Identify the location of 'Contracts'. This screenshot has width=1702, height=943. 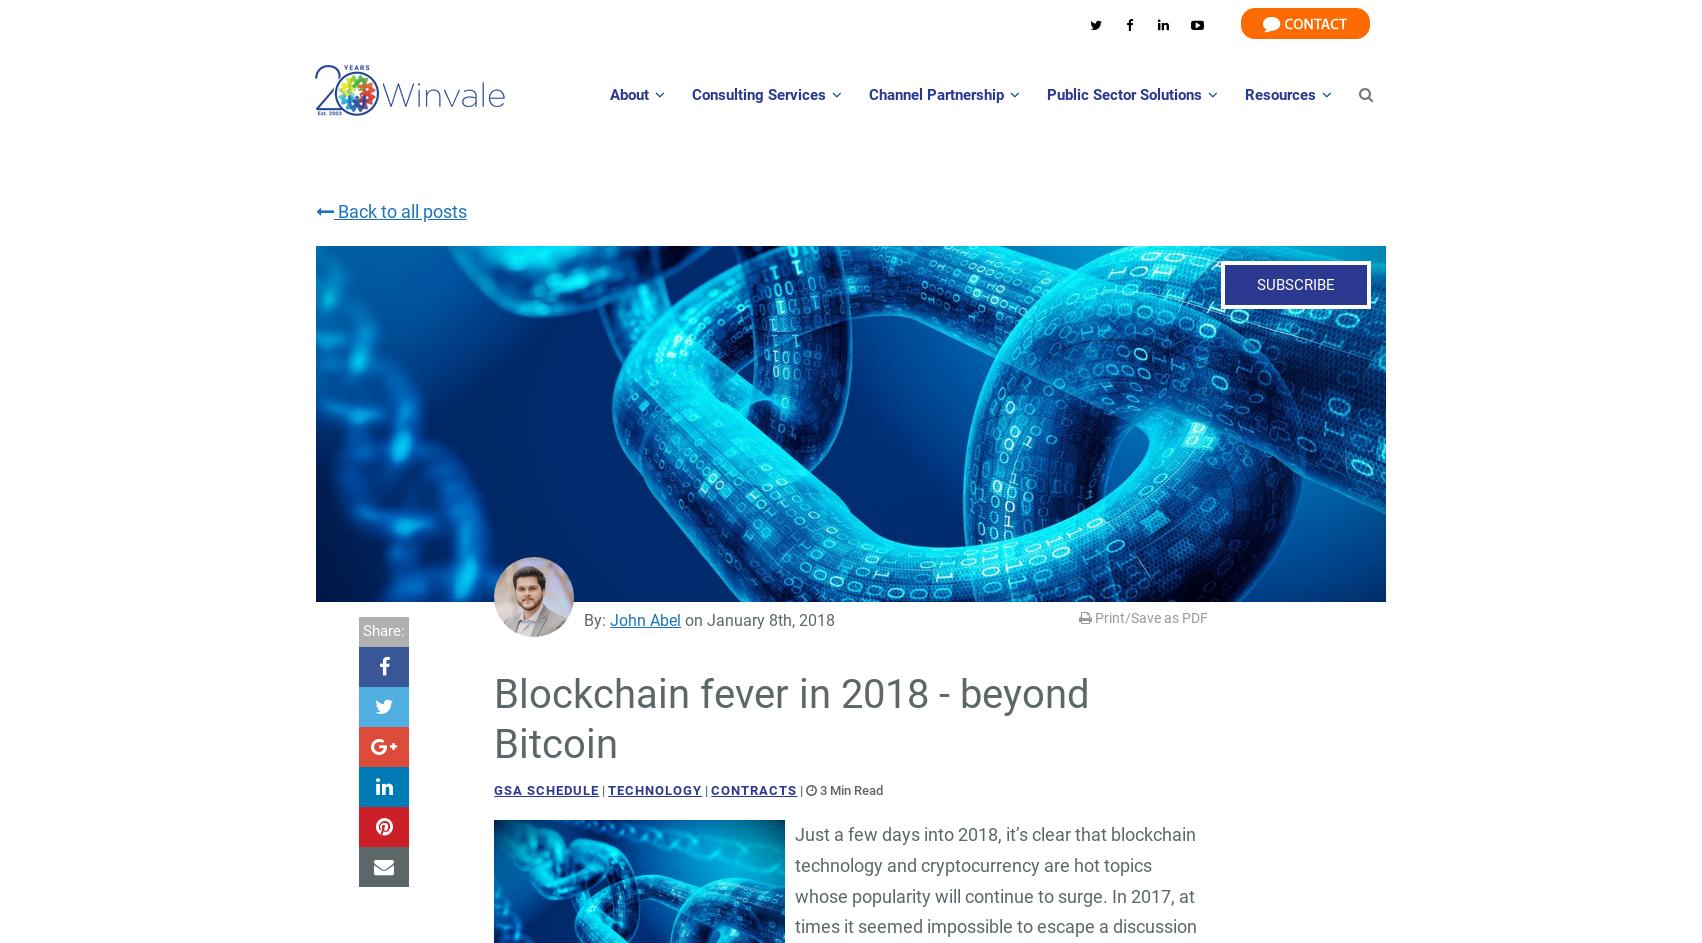
(709, 789).